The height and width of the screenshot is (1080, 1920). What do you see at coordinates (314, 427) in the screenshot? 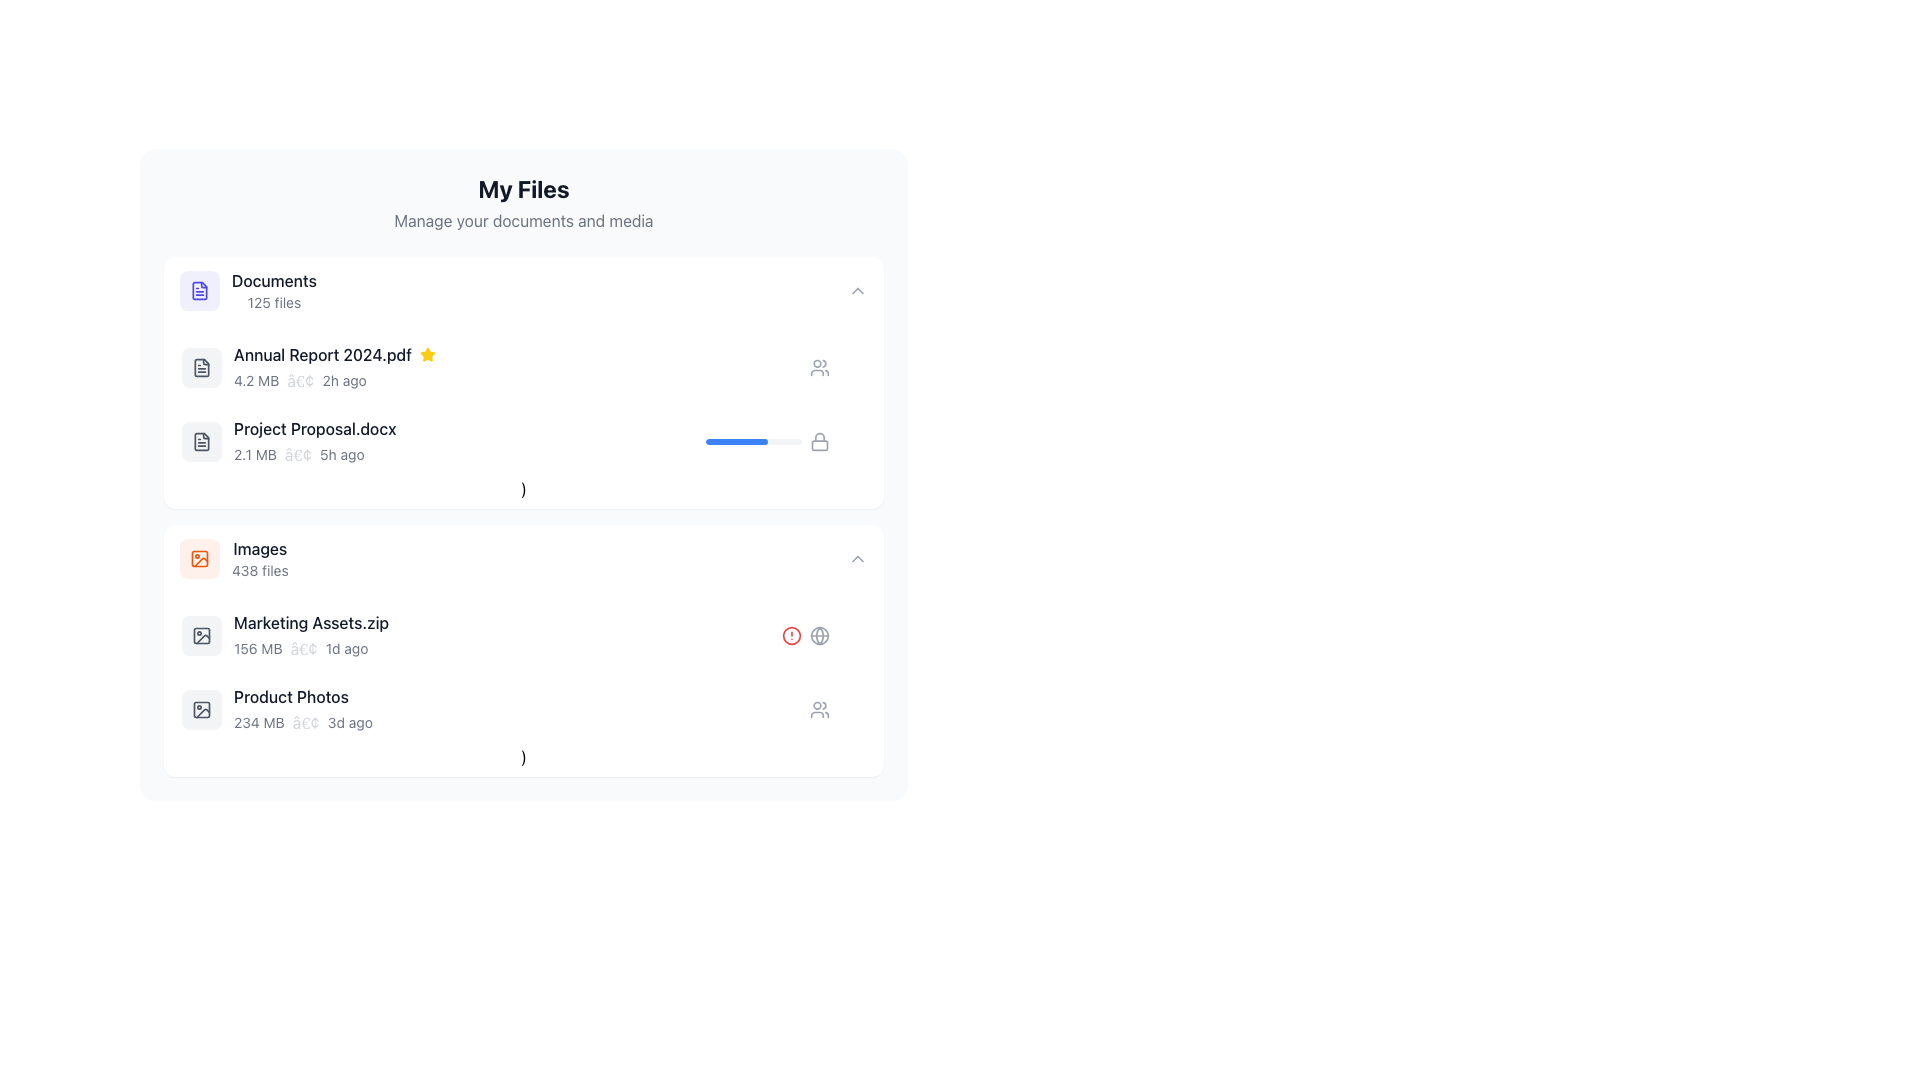
I see `the text label displaying 'Project Proposal.docx'` at bounding box center [314, 427].